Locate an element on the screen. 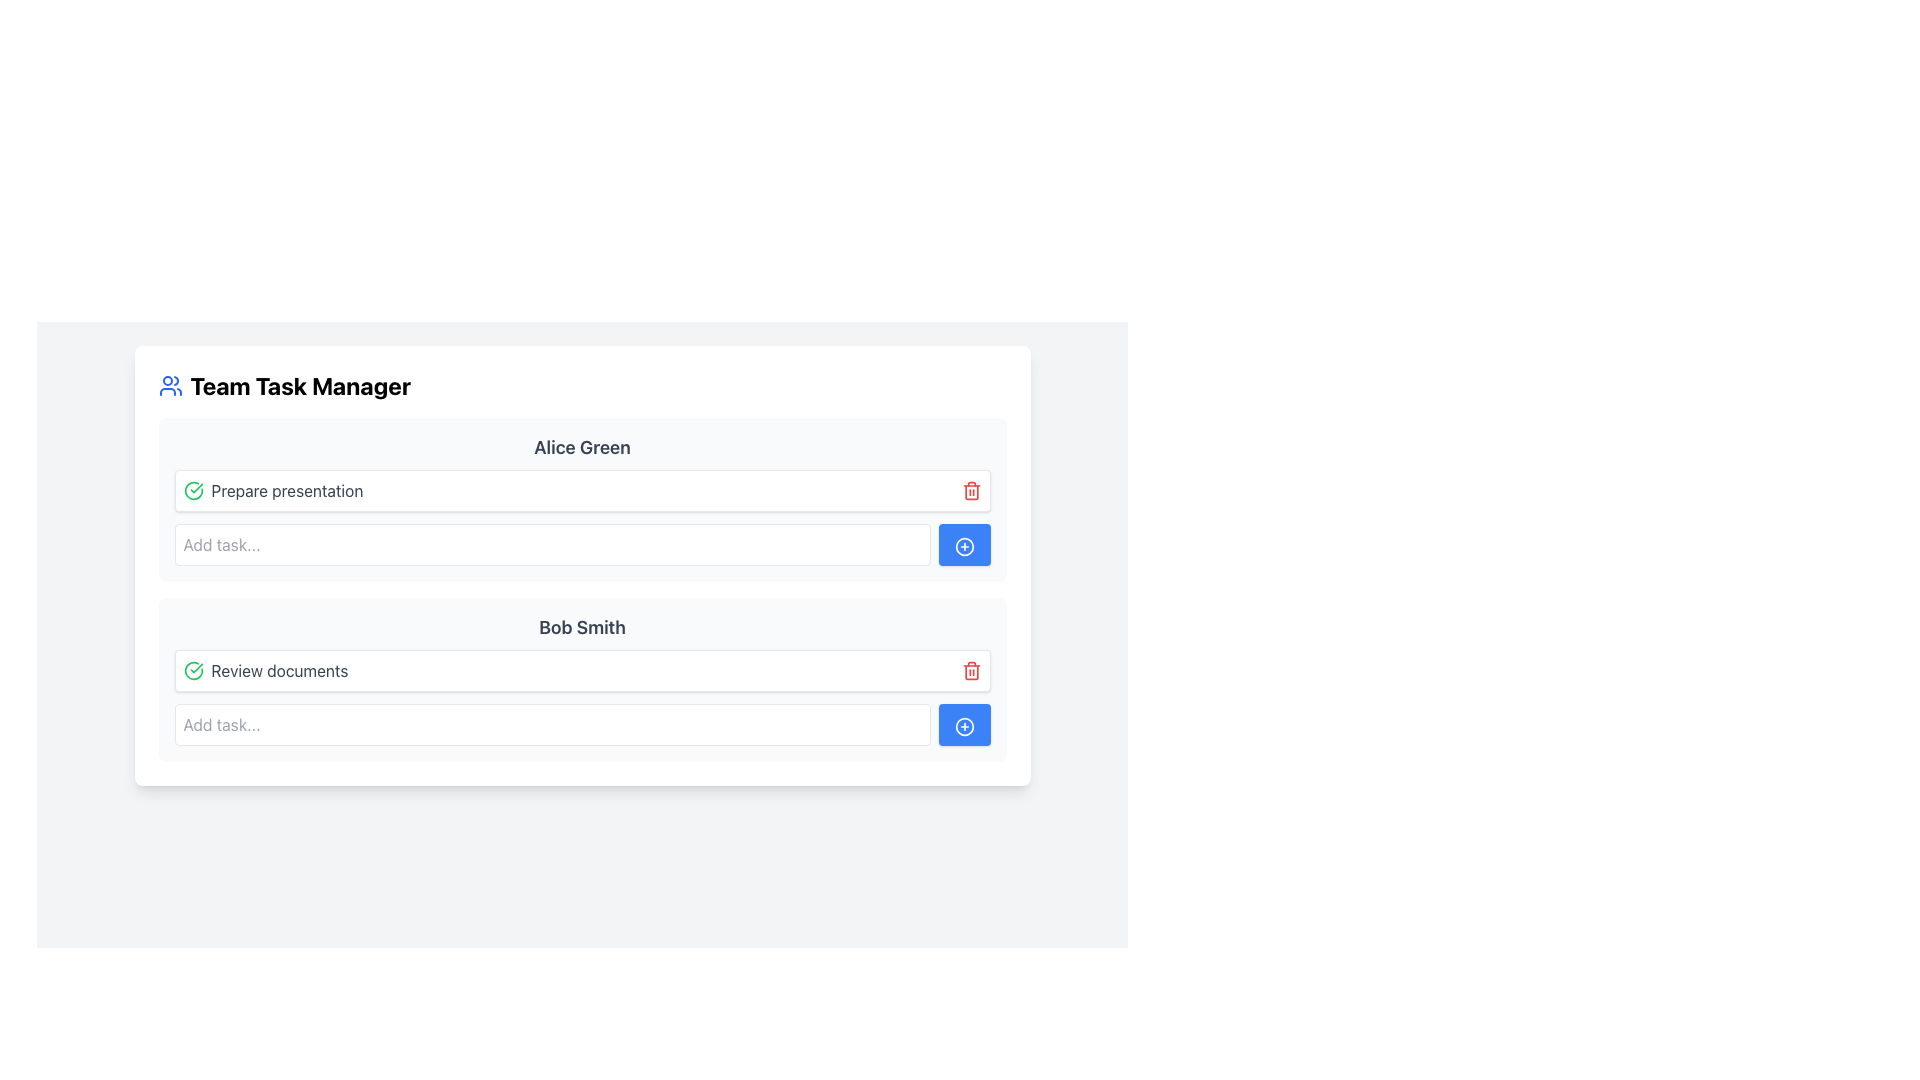  the blue button with a white outlined circle and a plus (+) symbol, located to the right of the input field under the 'Bob Smith' header for keyboard interaction is located at coordinates (964, 725).